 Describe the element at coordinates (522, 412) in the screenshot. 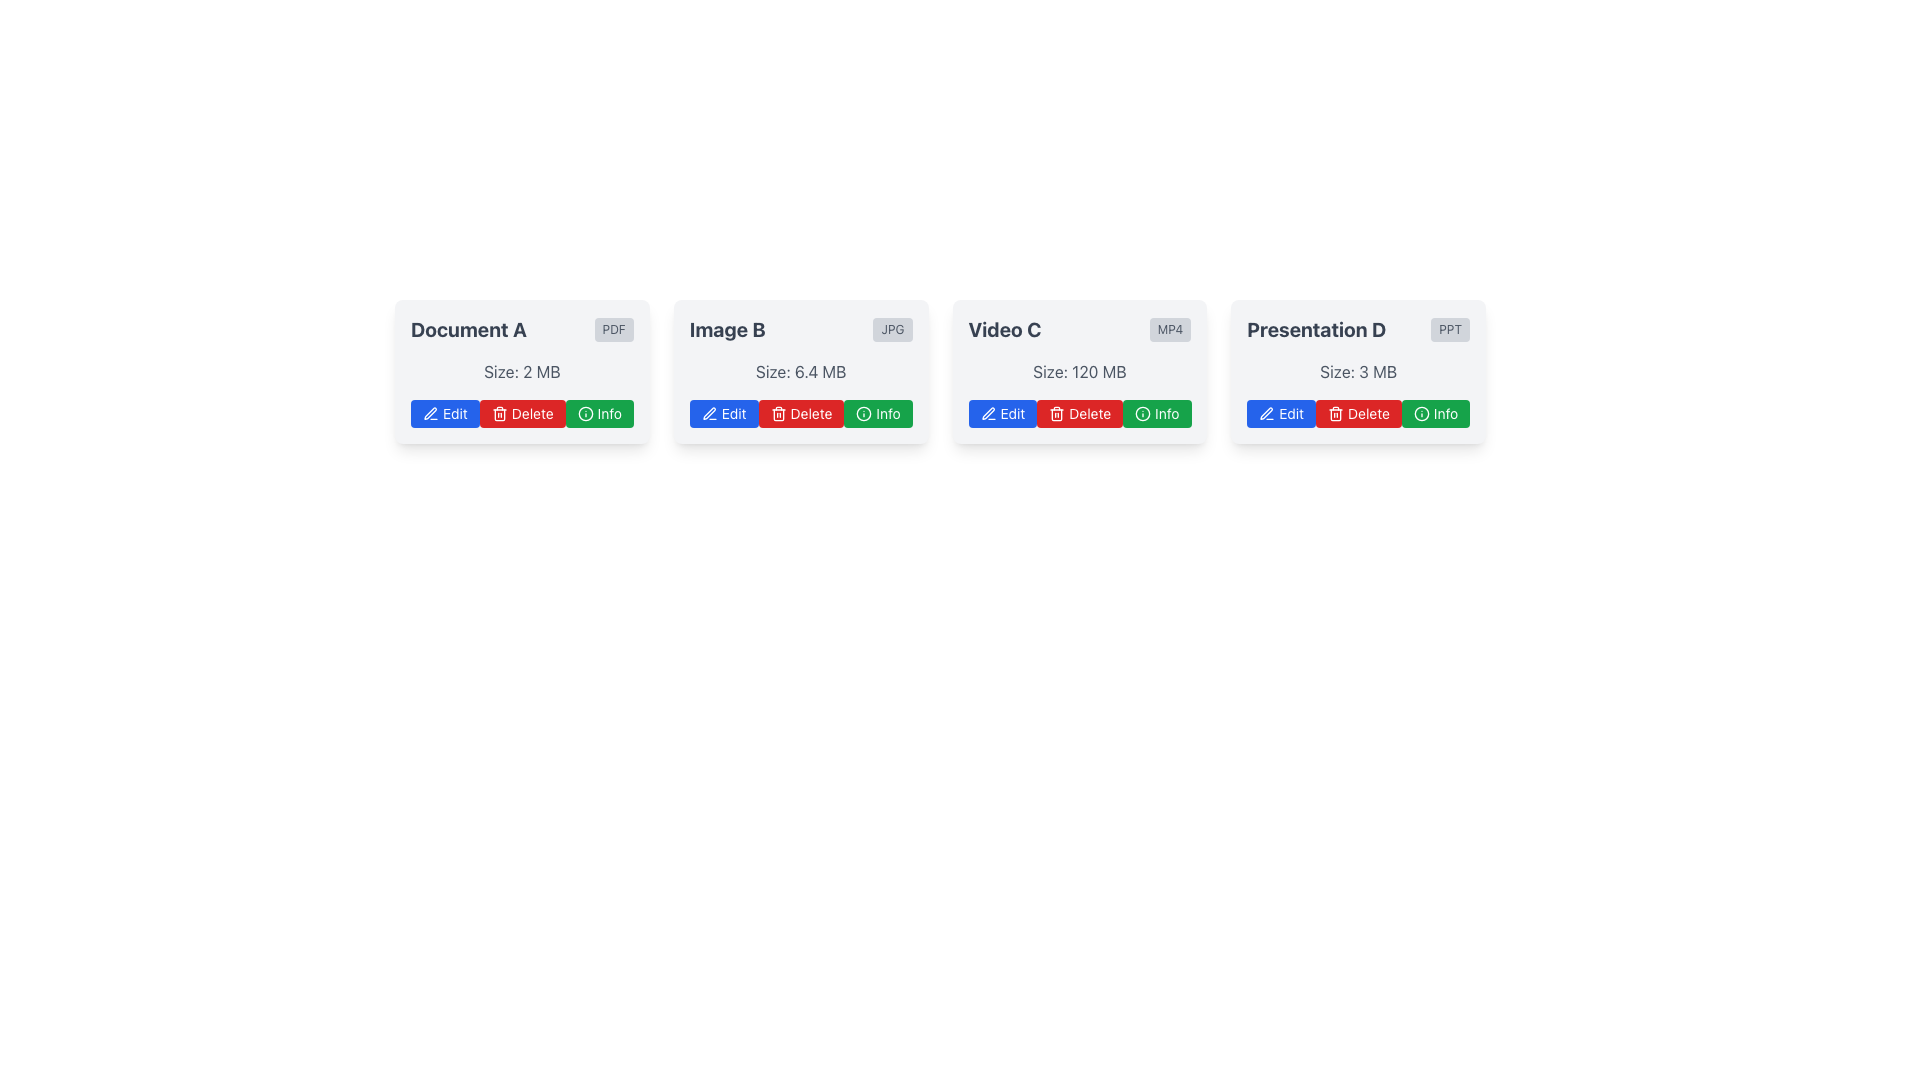

I see `the delete button located in the second position of a horizontal row of three buttons, between the 'Edit' and 'Info' buttons, to observe the hover effect` at that location.